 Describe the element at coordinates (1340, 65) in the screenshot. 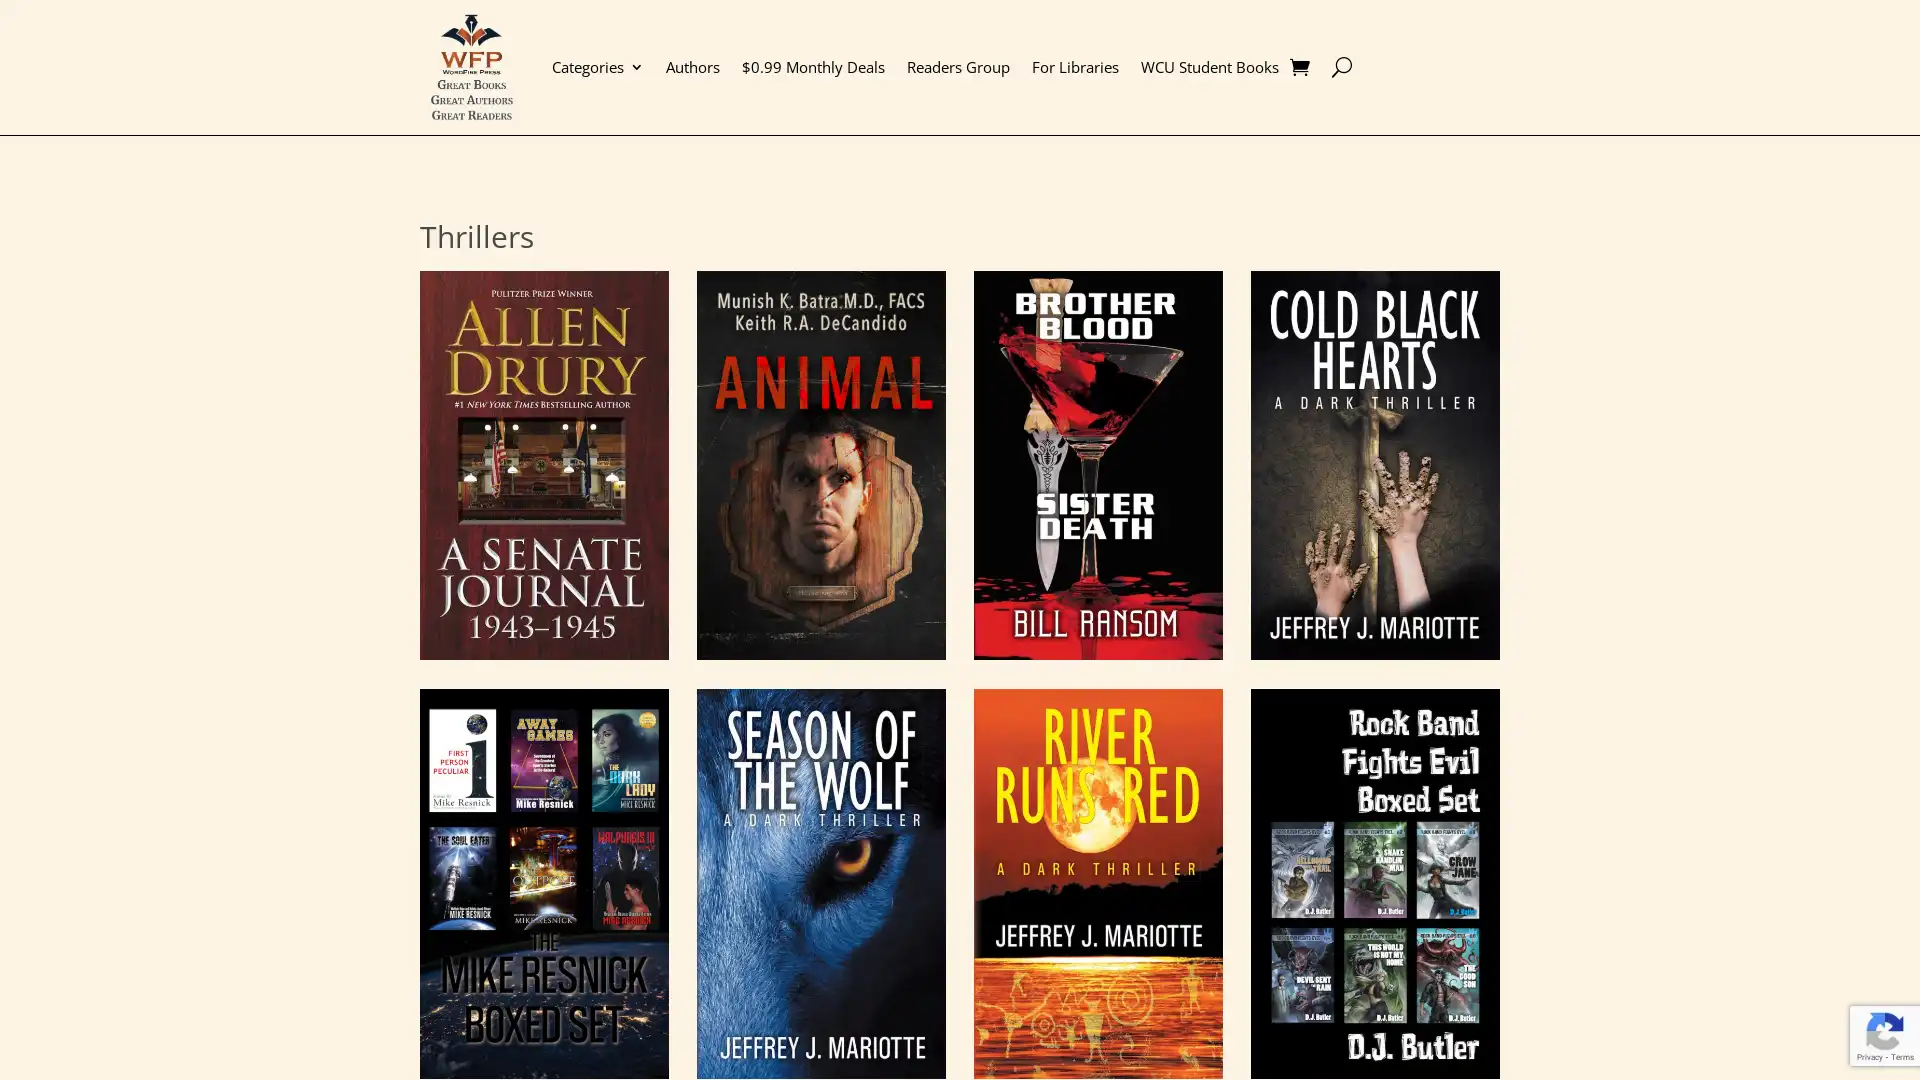

I see `U` at that location.